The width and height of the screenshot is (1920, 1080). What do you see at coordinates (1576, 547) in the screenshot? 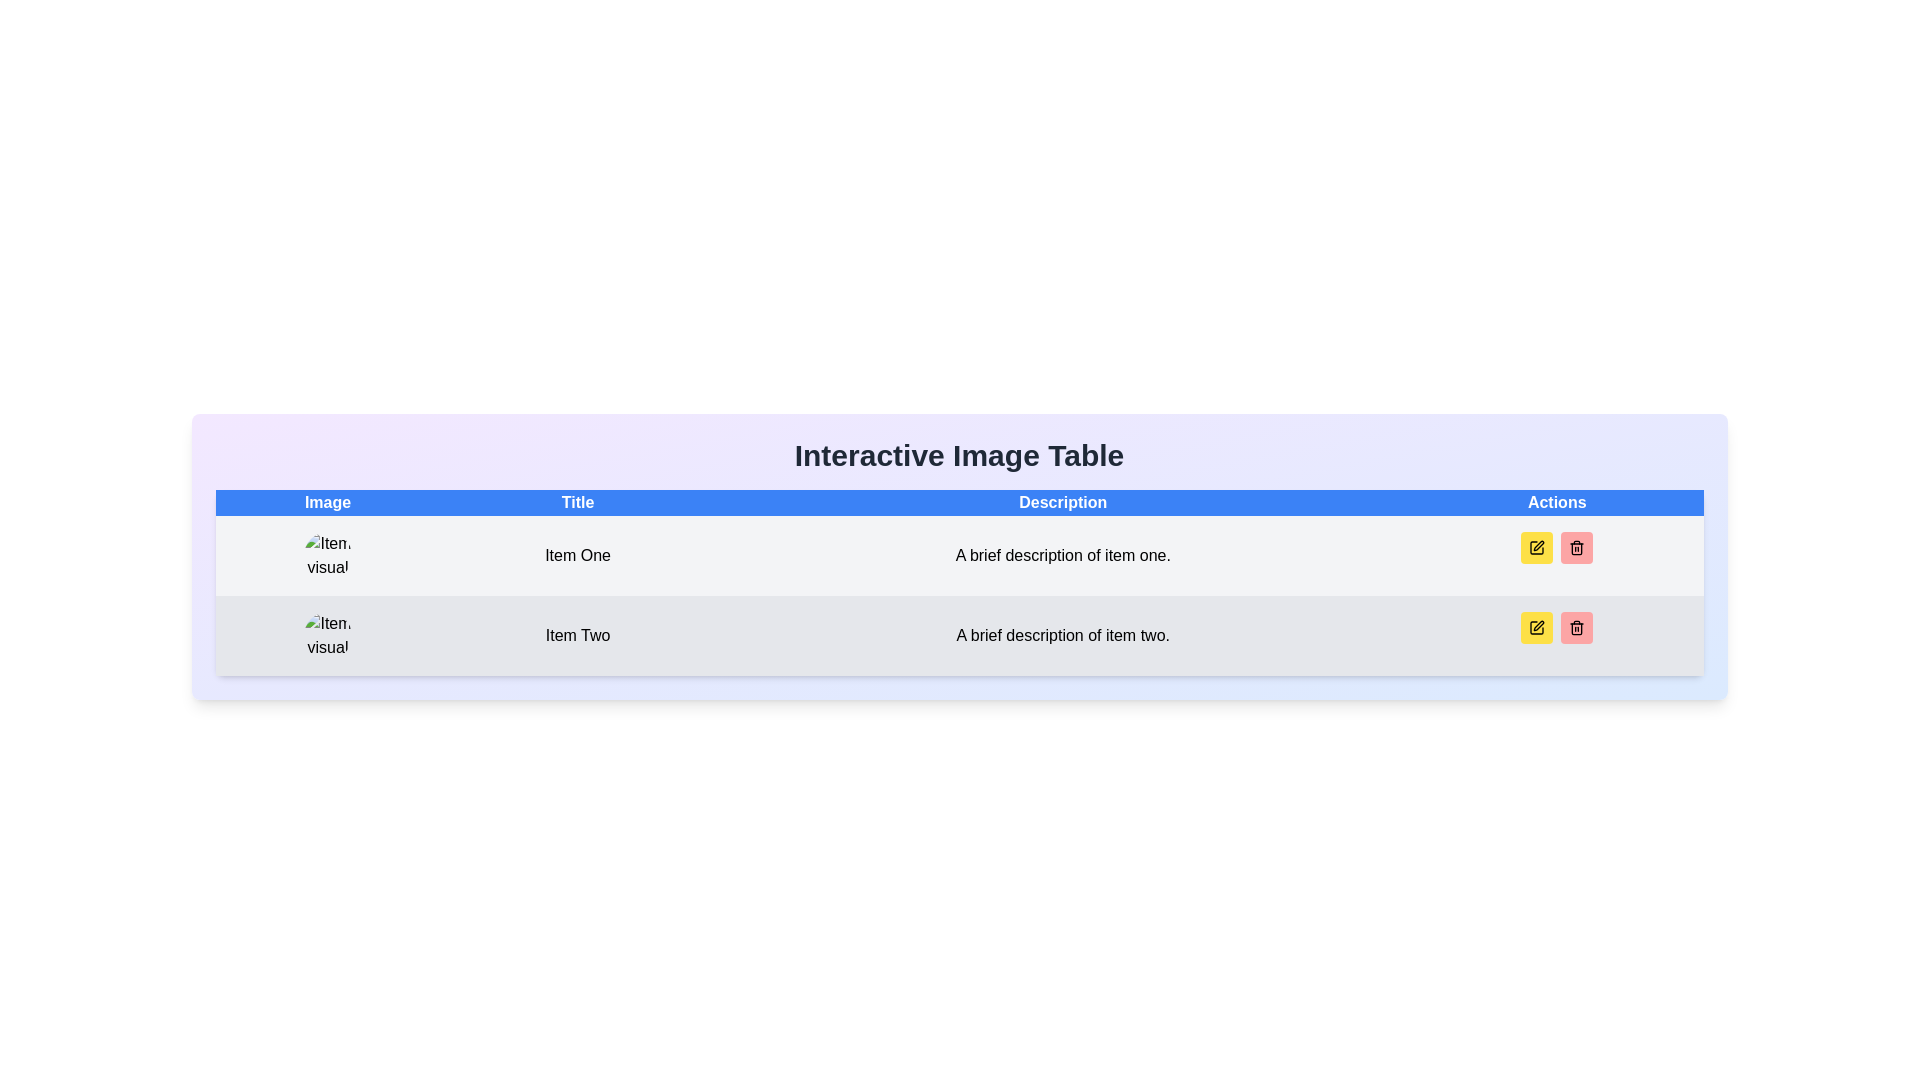
I see `the trash icon button with a red background in the second row of the 'Actions' column` at bounding box center [1576, 547].